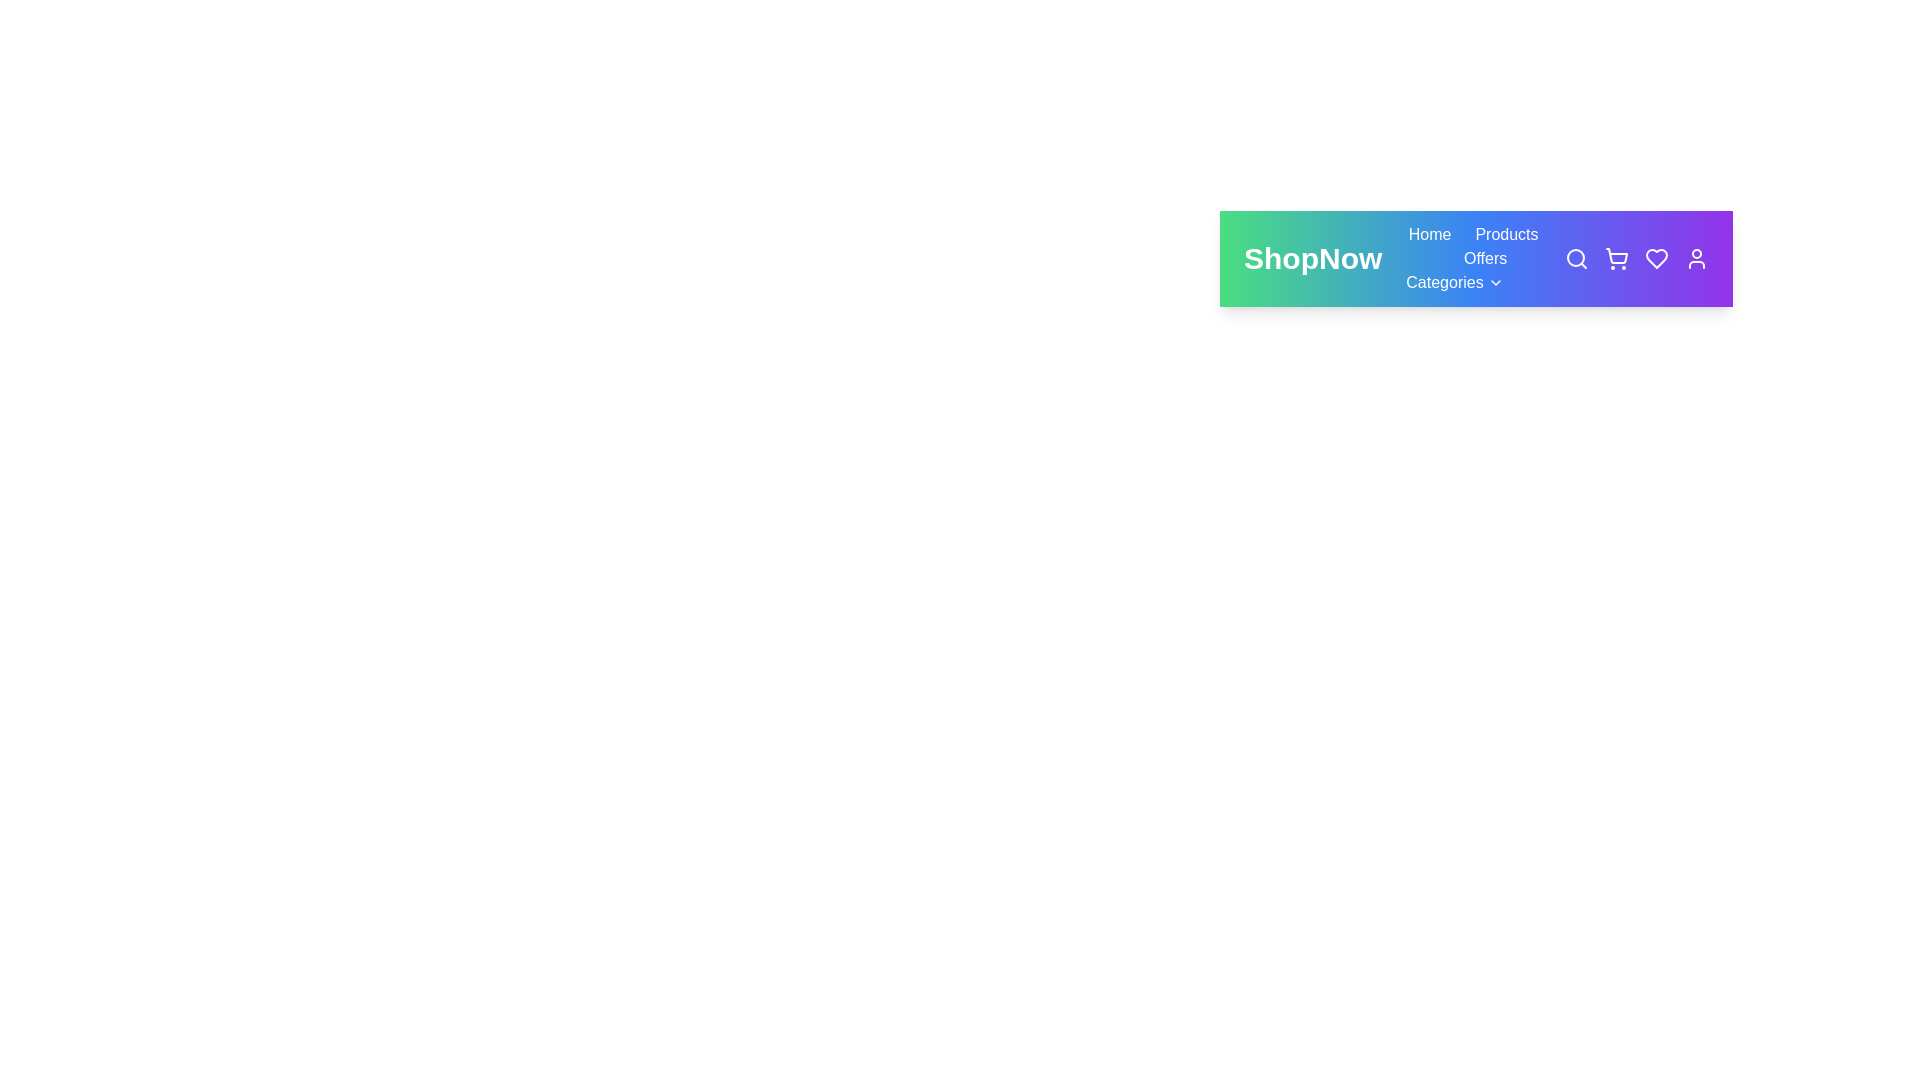 This screenshot has height=1080, width=1920. Describe the element at coordinates (1507, 234) in the screenshot. I see `the Products navigation button to navigate to the respective section` at that location.